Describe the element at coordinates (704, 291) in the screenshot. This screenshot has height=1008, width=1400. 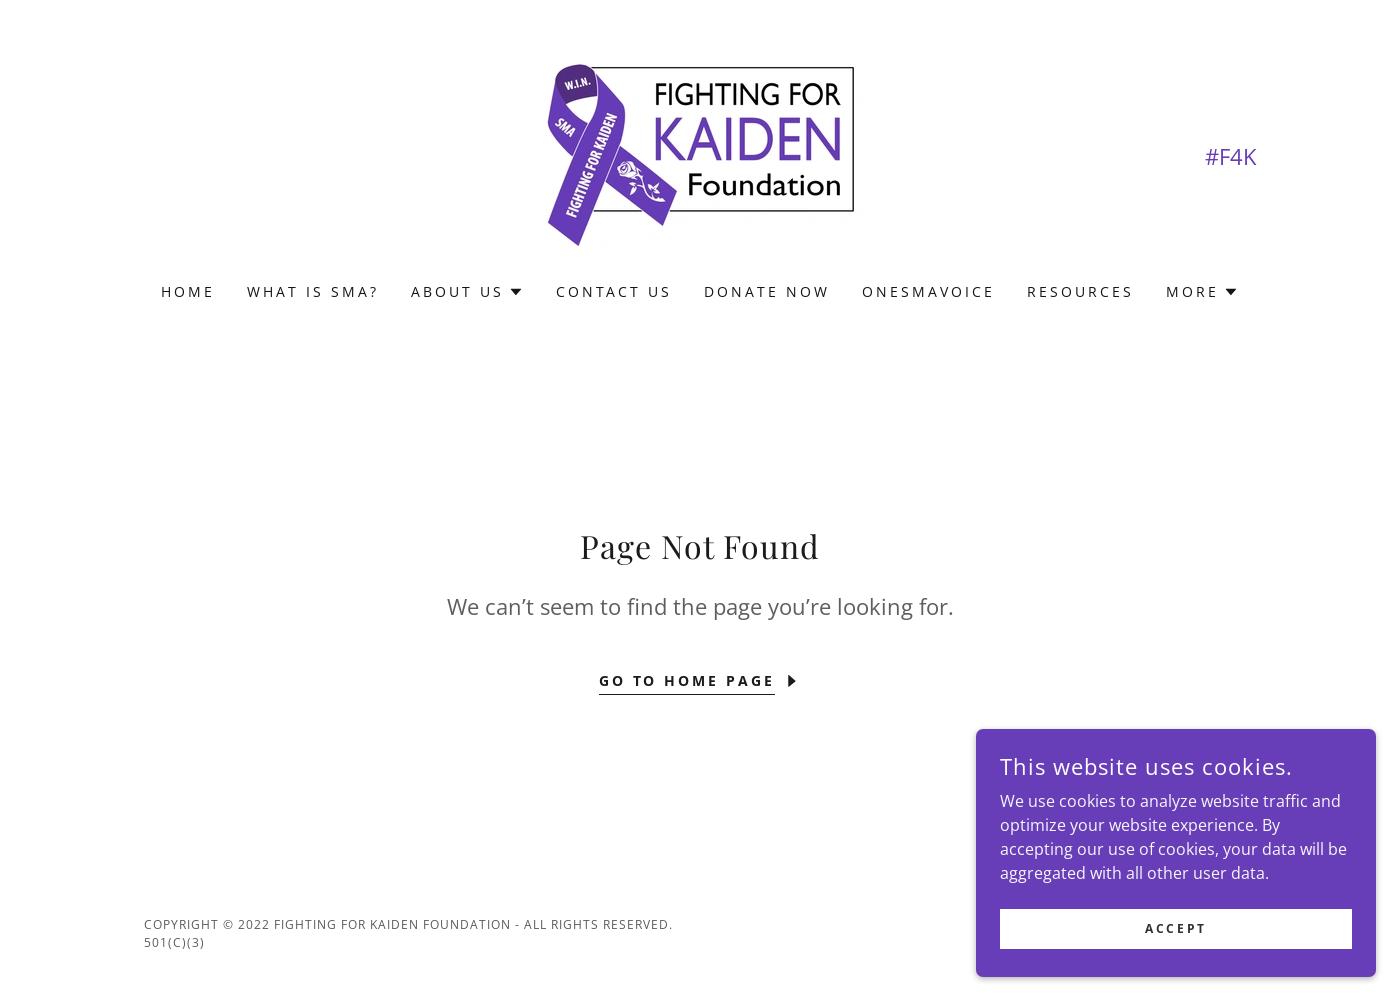
I see `'Donate Now'` at that location.